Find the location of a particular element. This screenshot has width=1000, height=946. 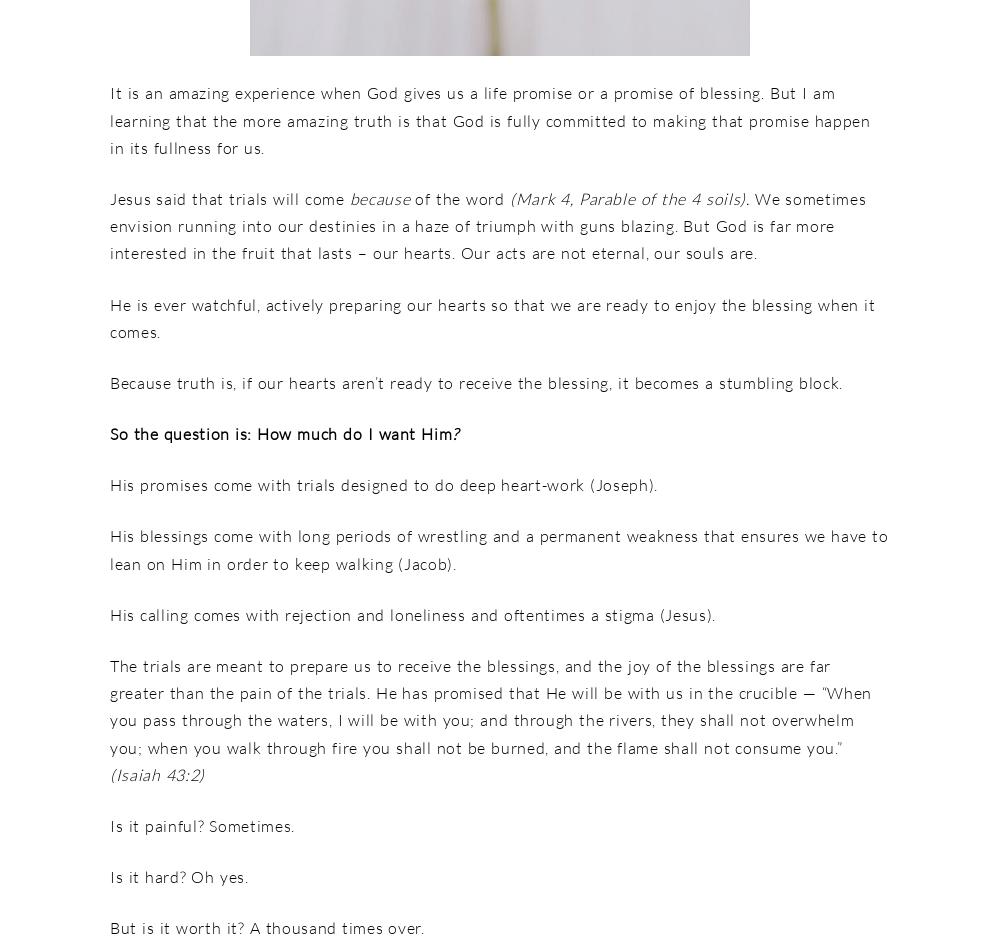

'Jesus said that' is located at coordinates (169, 197).